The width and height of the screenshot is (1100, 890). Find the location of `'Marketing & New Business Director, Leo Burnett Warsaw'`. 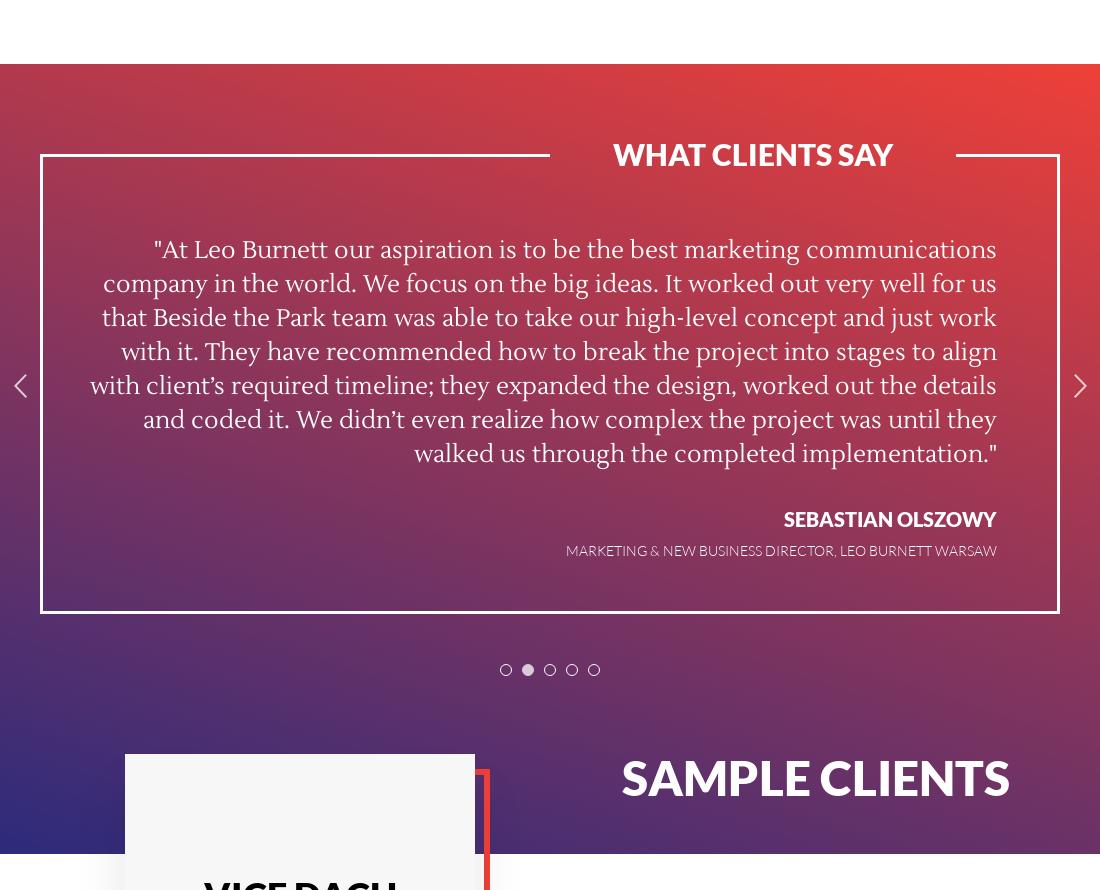

'Marketing & New Business Director, Leo Burnett Warsaw' is located at coordinates (781, 549).